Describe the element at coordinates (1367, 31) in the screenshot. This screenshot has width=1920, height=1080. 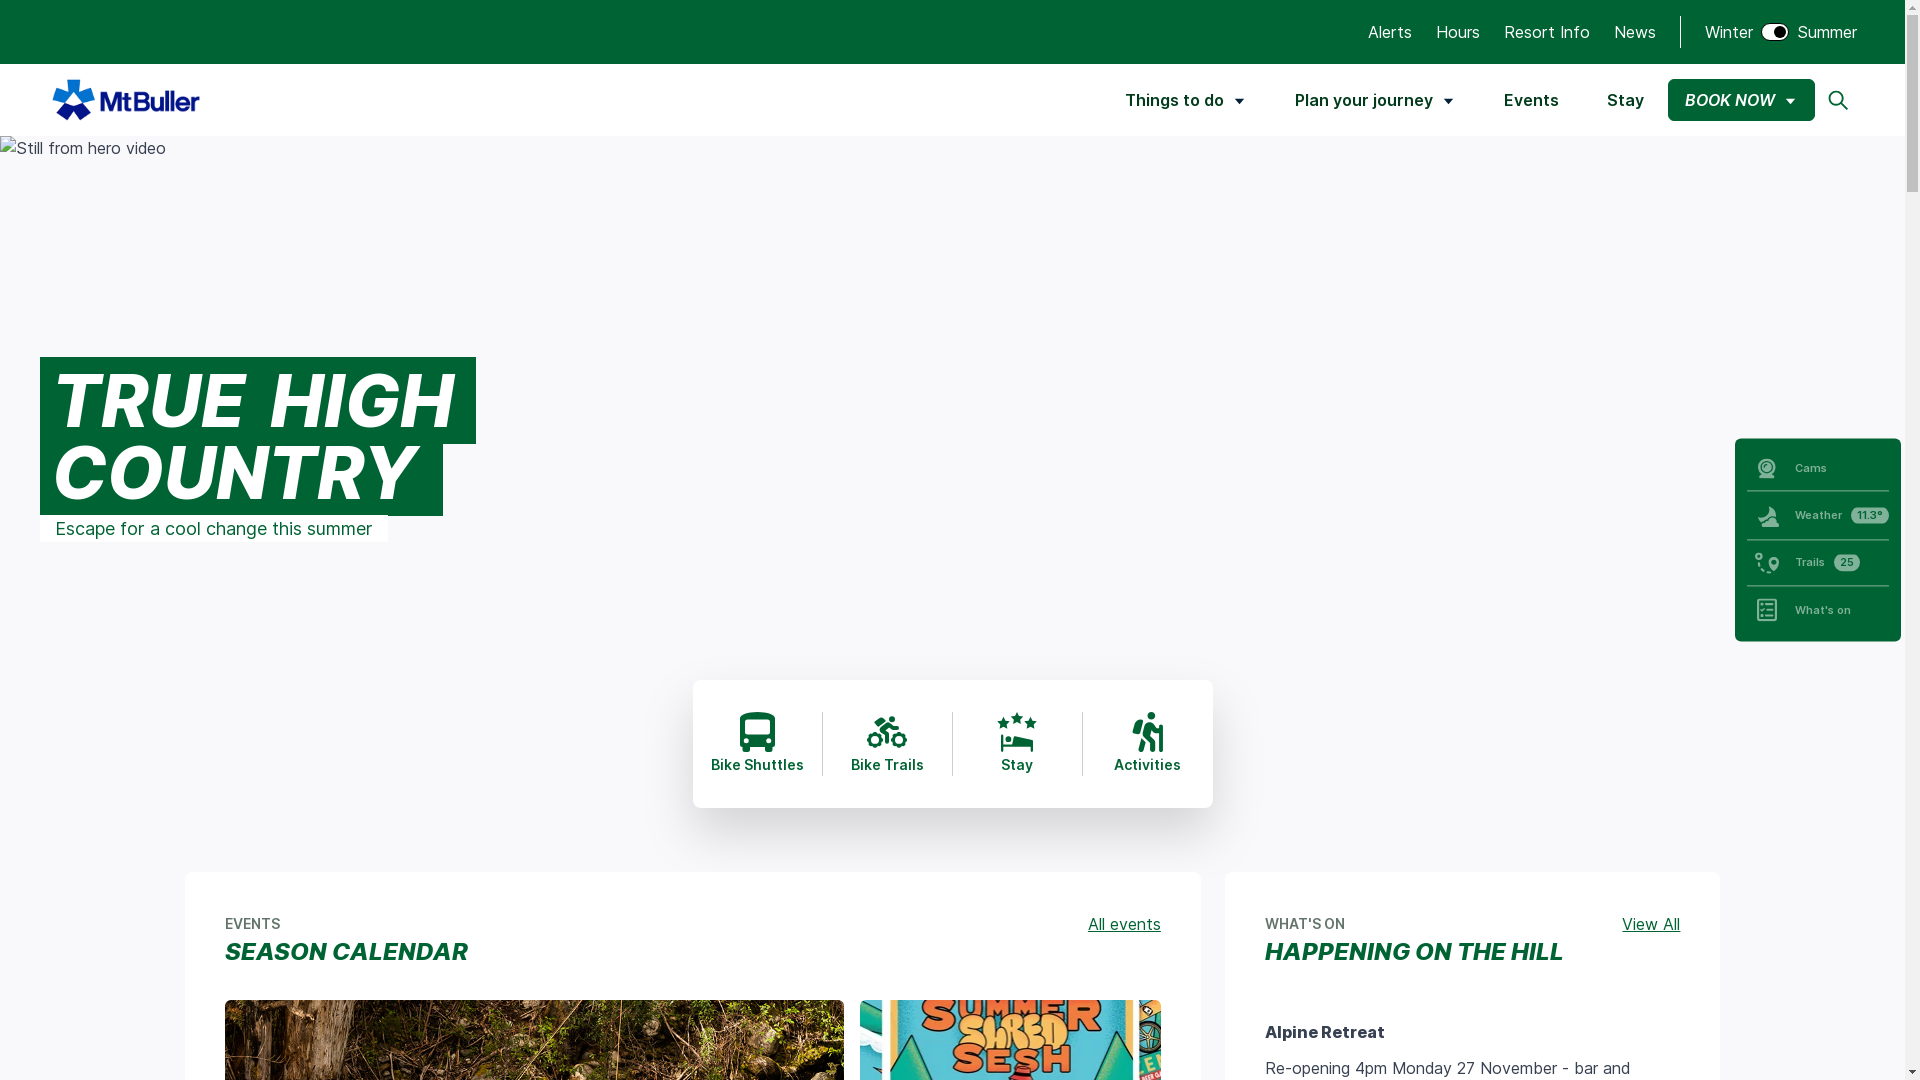
I see `'Alerts'` at that location.